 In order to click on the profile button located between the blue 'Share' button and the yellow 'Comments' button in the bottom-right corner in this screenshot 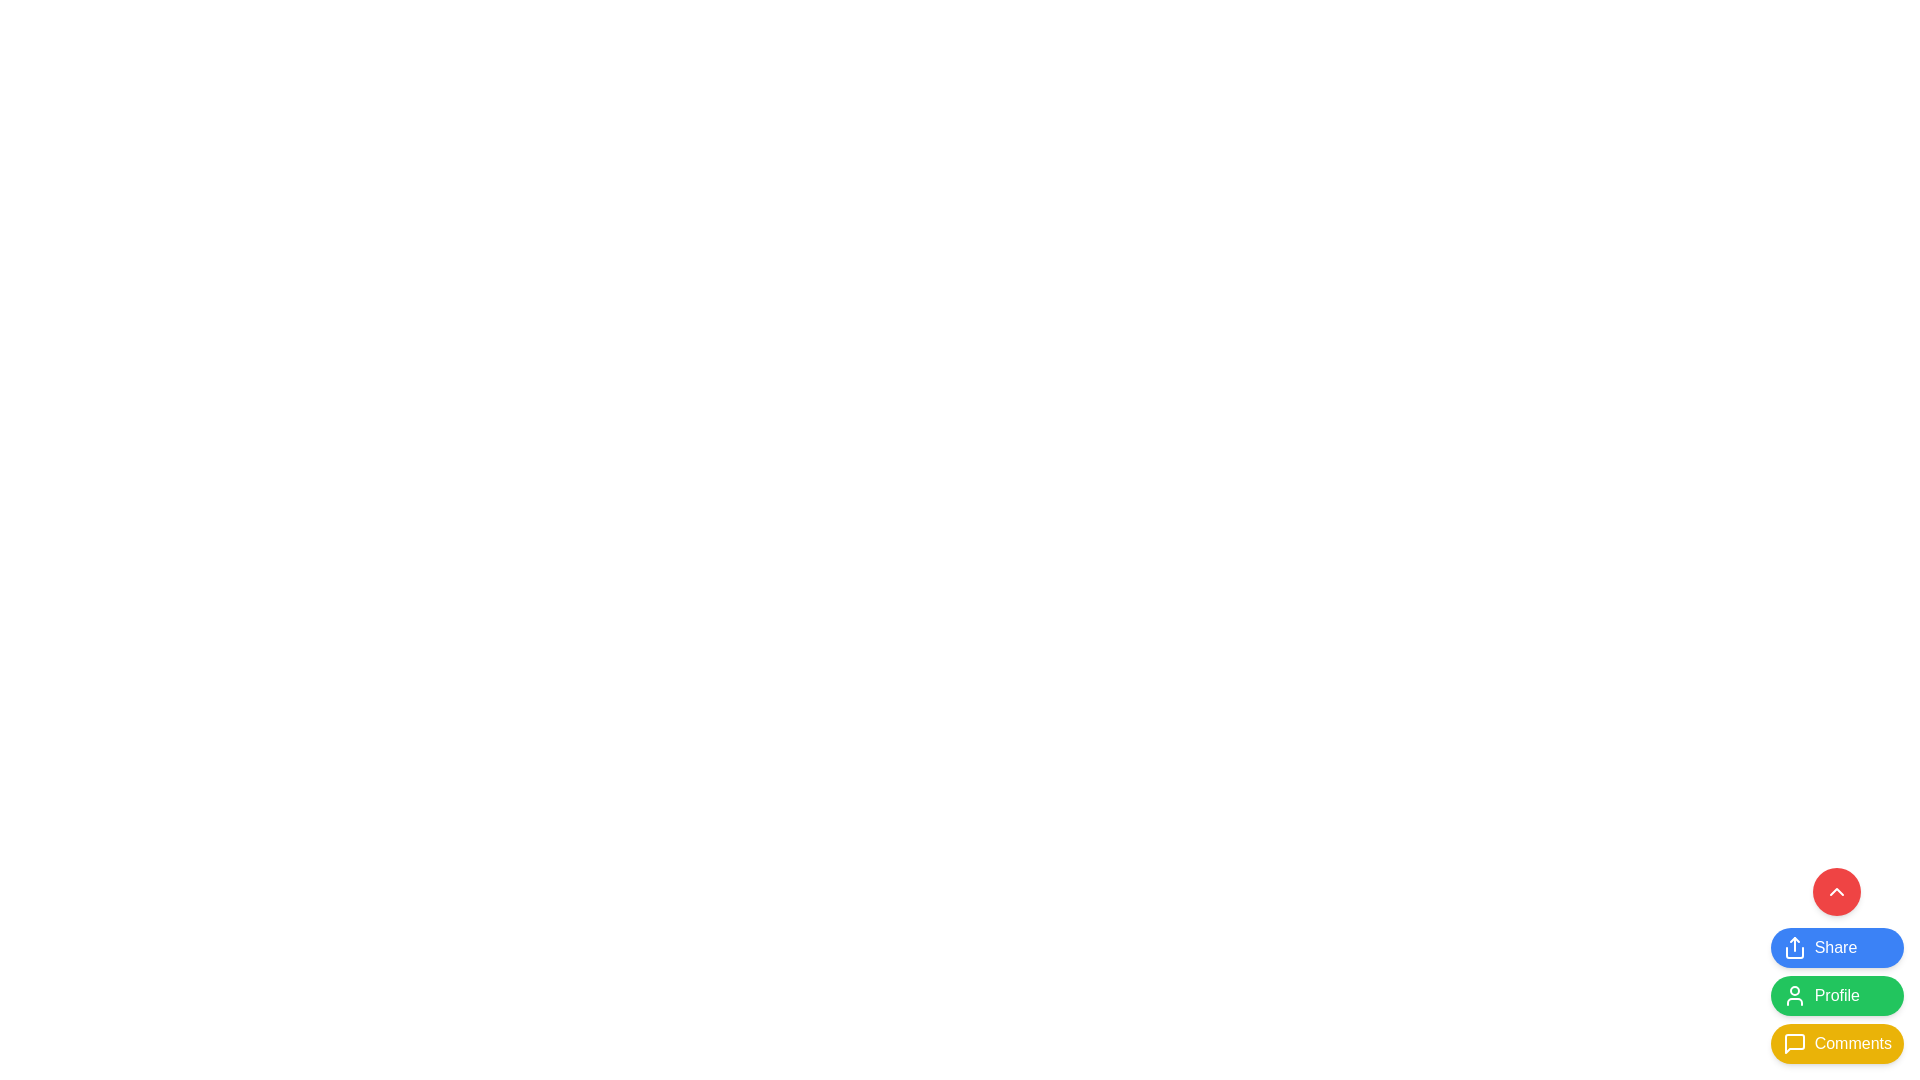, I will do `click(1837, 995)`.